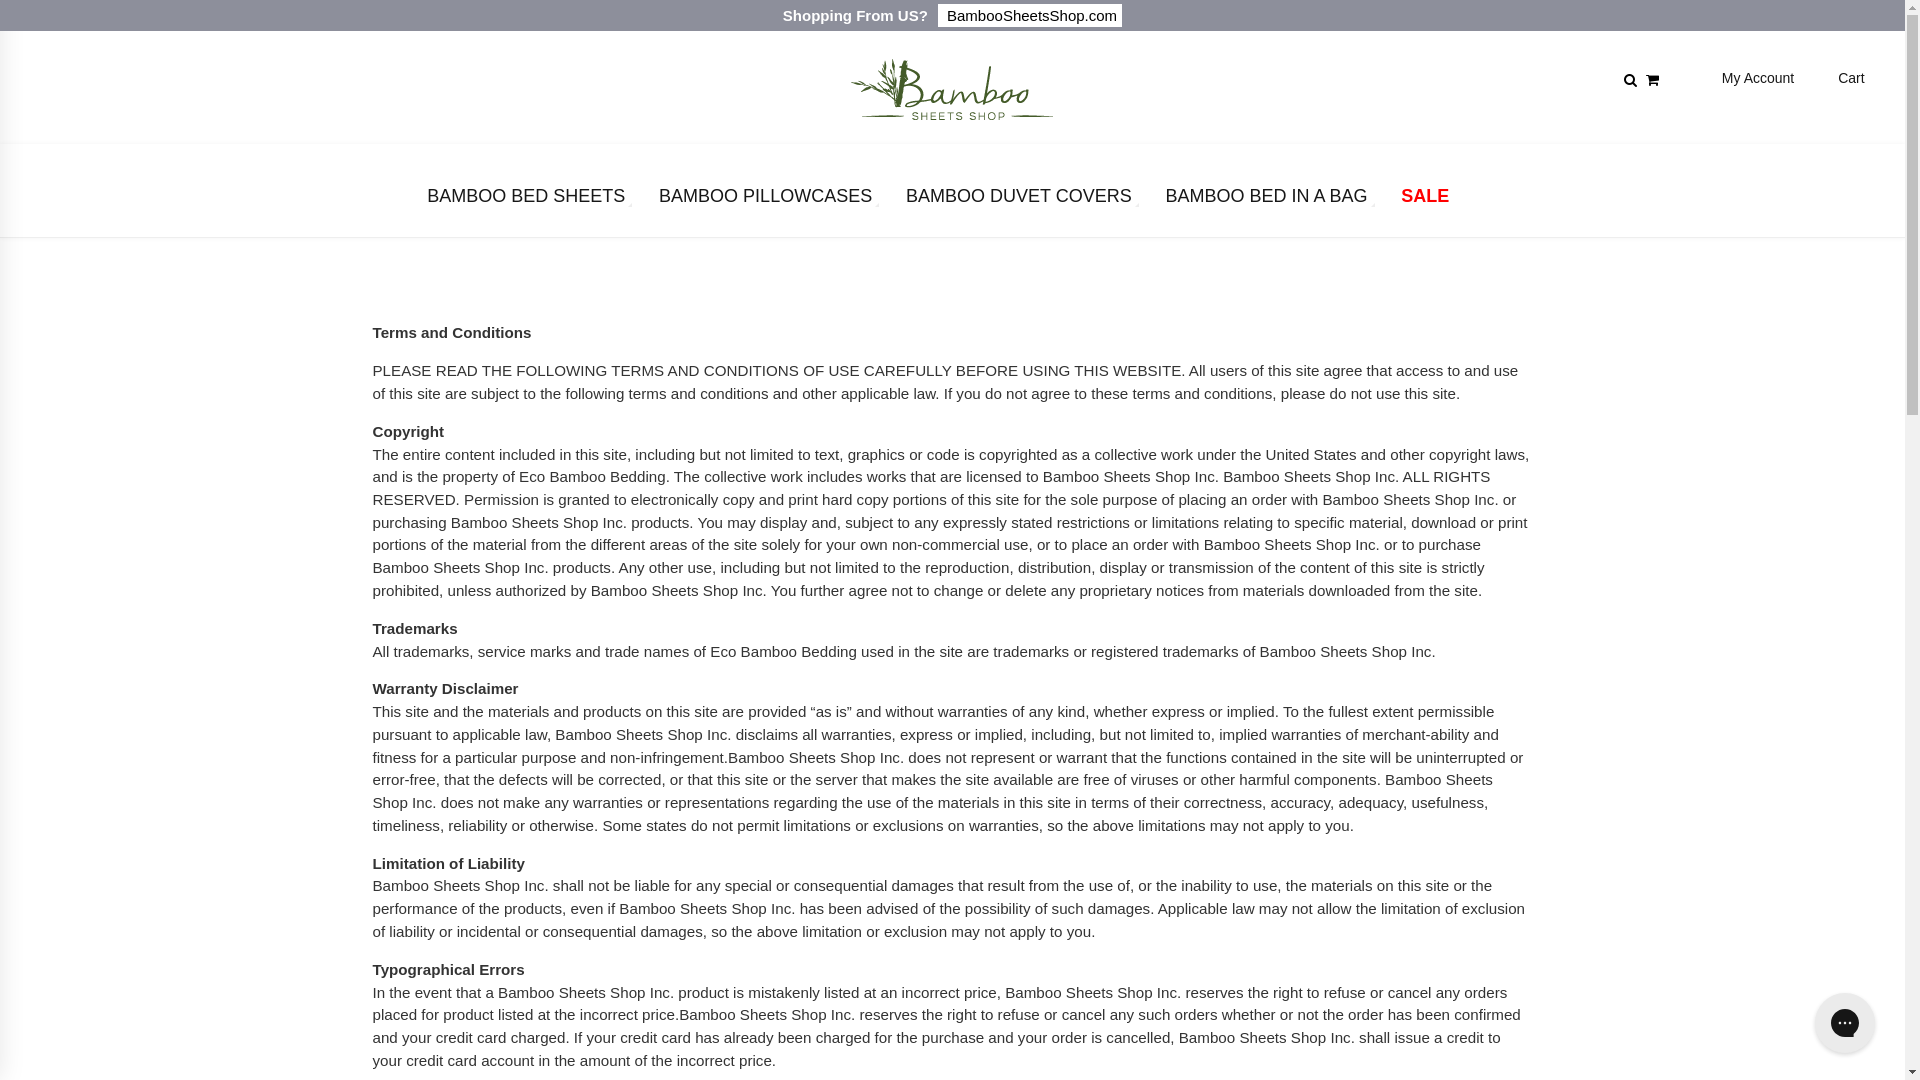 This screenshot has height=1080, width=1920. What do you see at coordinates (1843, 1022) in the screenshot?
I see `'Gorgias live chat messenger'` at bounding box center [1843, 1022].